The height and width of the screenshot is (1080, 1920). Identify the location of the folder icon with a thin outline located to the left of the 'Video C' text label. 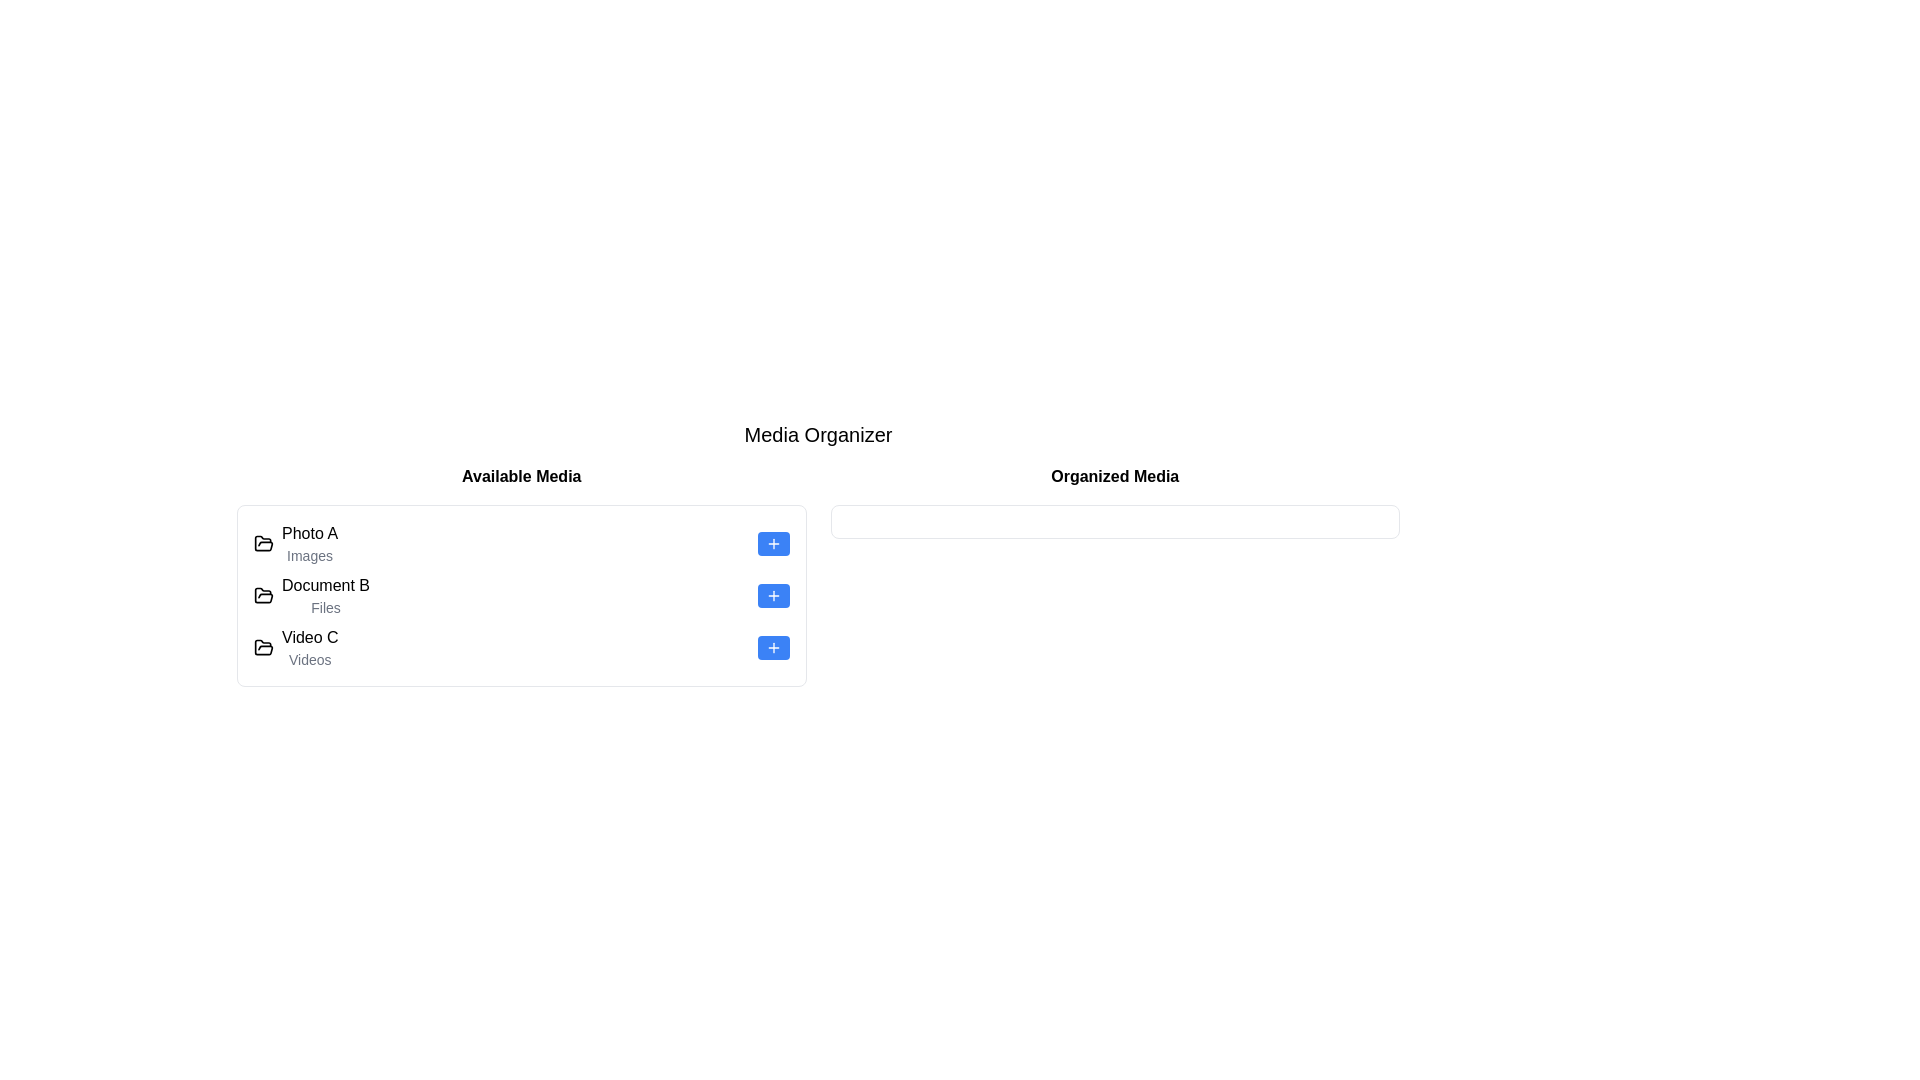
(263, 648).